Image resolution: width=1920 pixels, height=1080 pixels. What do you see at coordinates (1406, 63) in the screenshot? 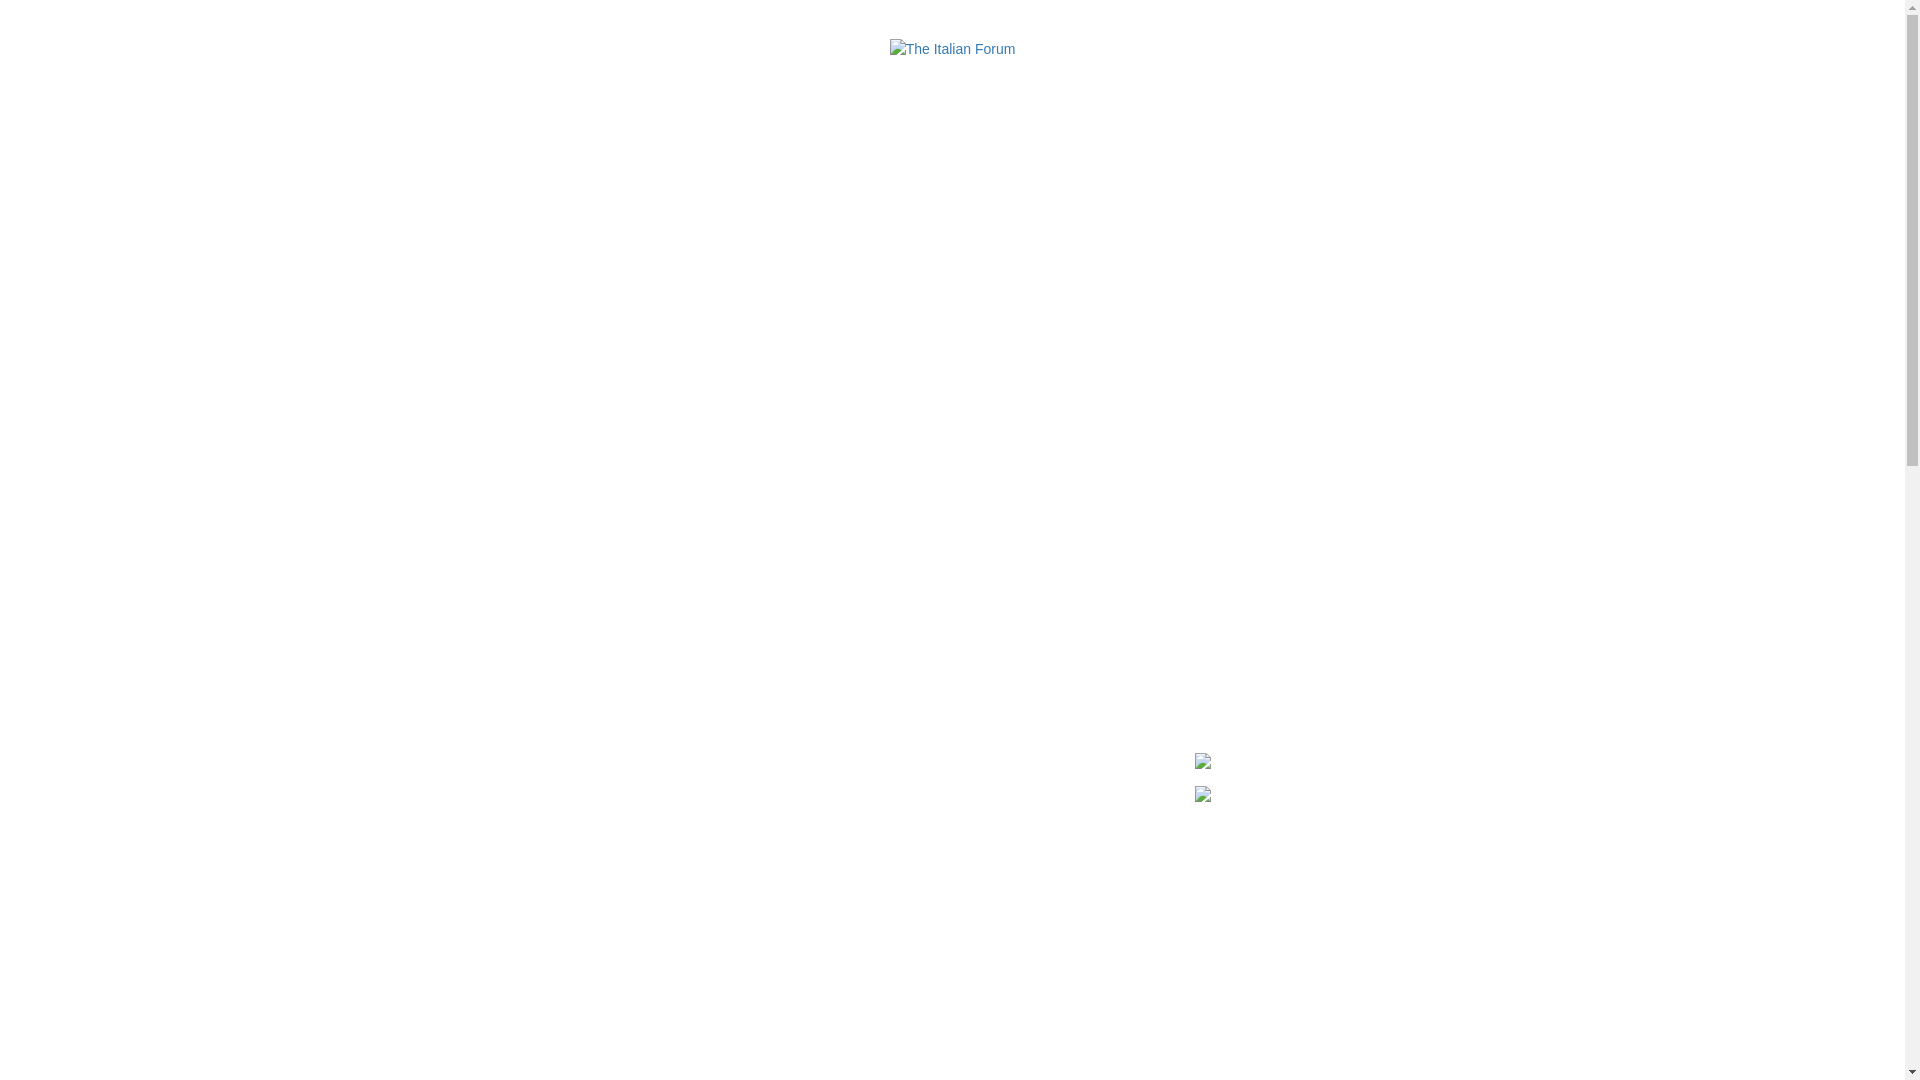
I see `'CONTACT'` at bounding box center [1406, 63].